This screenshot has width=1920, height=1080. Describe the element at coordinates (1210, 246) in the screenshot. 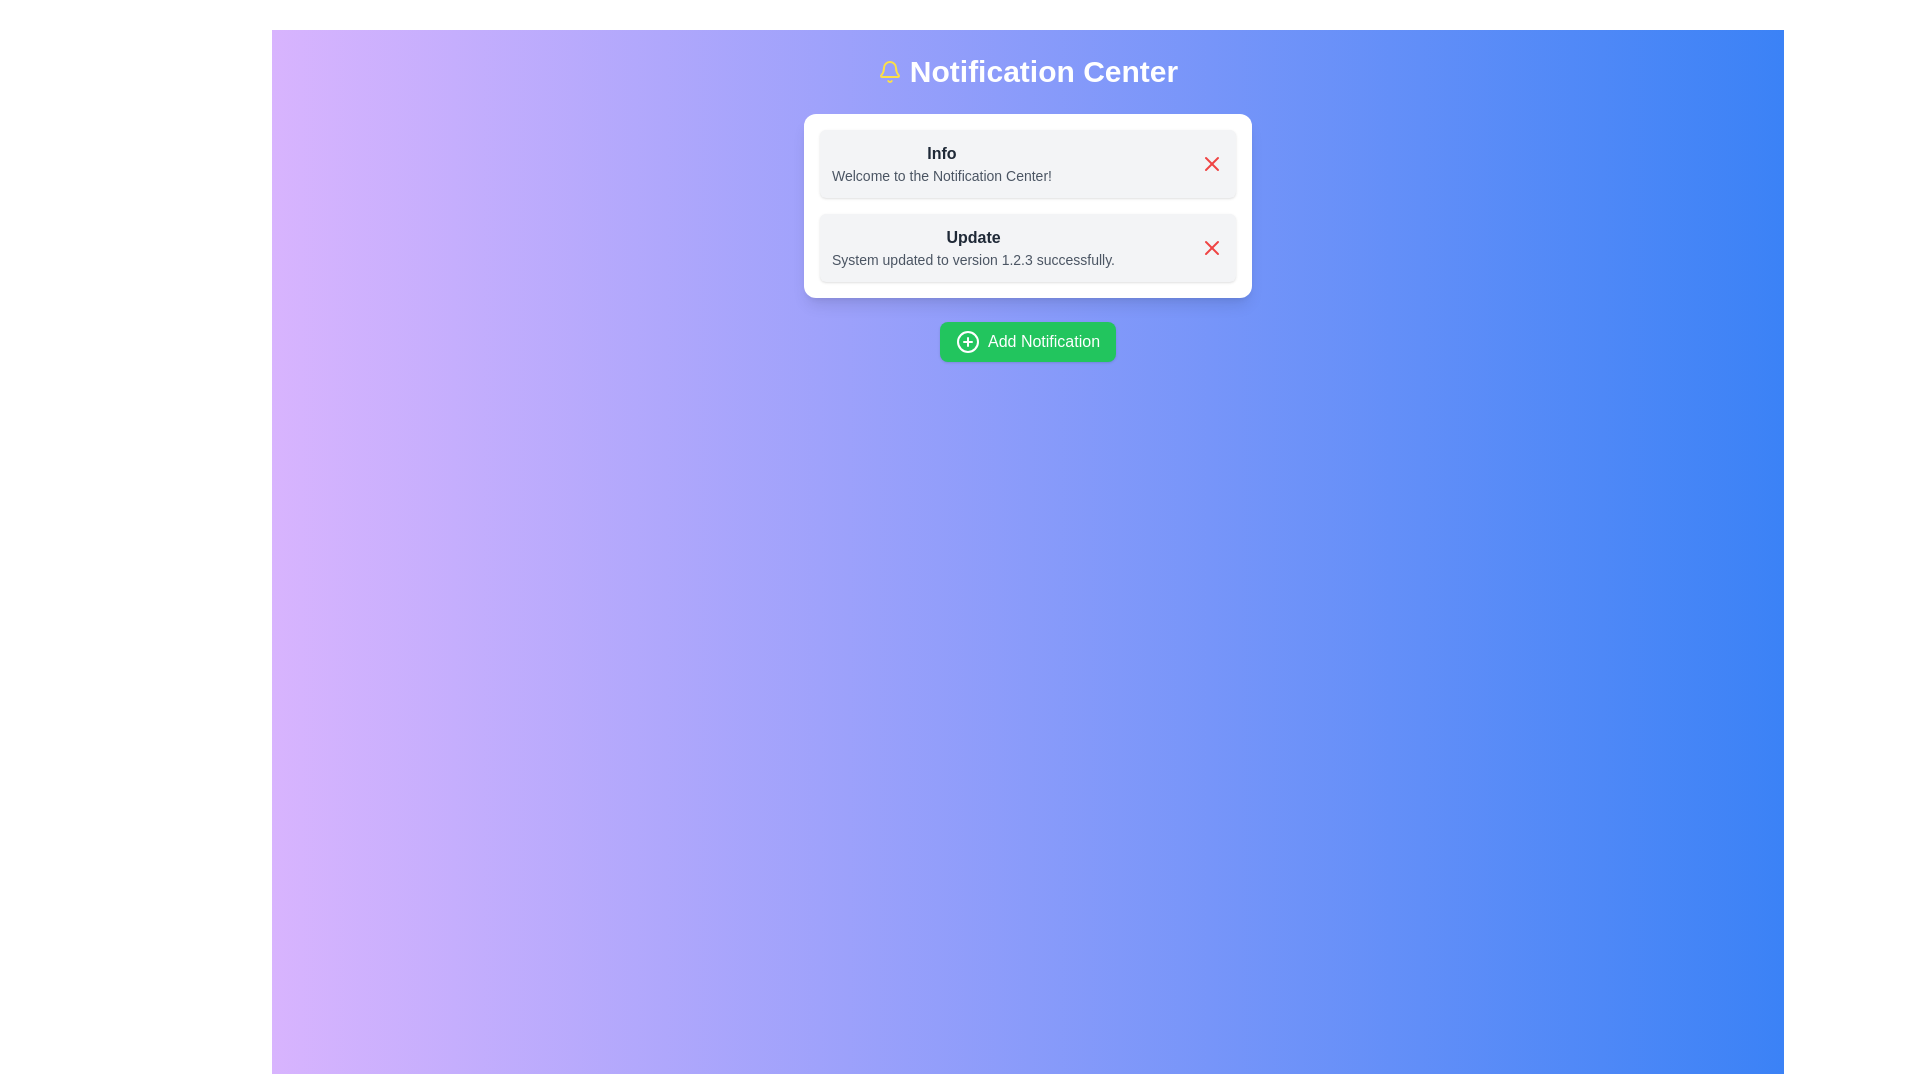

I see `the red 'X' close button located next to the notification message 'System updated to version 1.2.3 successfully.' to trigger the hover effect that changes its color` at that location.